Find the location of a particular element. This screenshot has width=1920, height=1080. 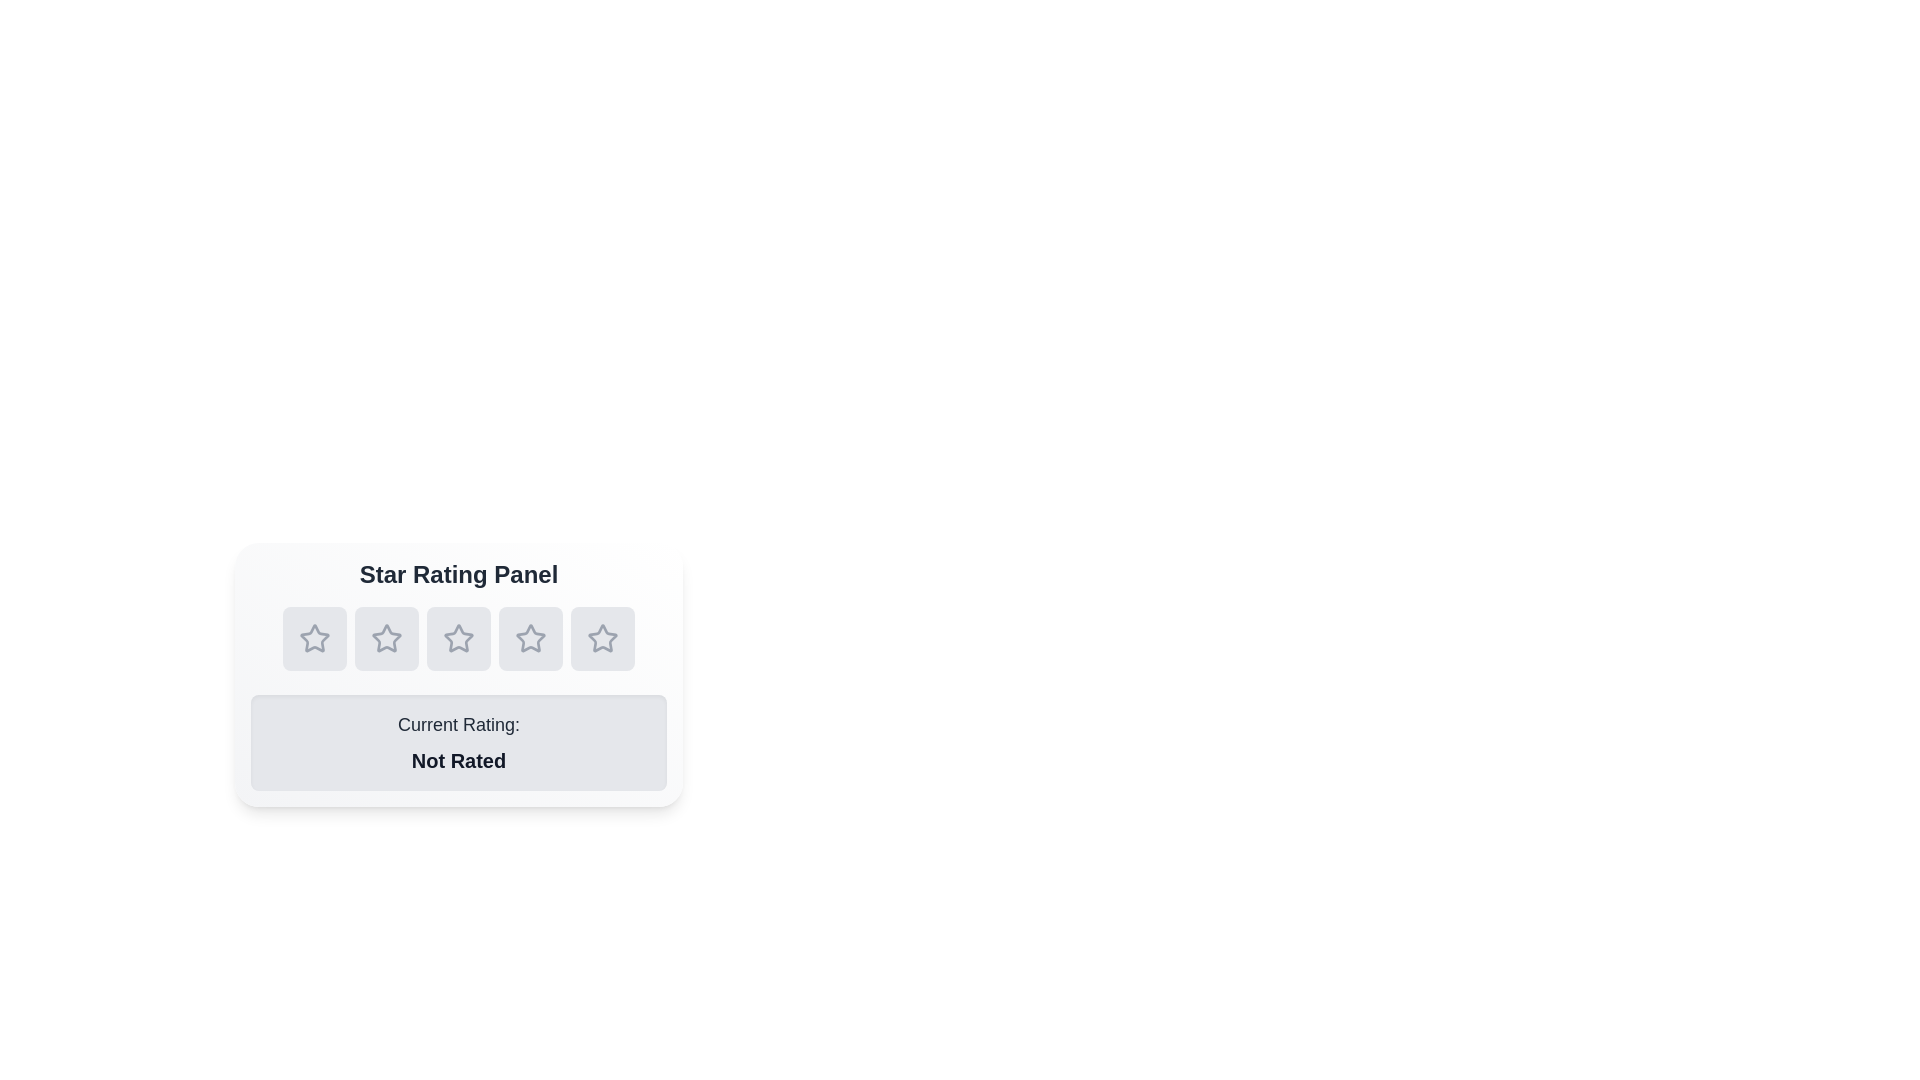

the star rating row in the interactive rating panel component is located at coordinates (458, 675).